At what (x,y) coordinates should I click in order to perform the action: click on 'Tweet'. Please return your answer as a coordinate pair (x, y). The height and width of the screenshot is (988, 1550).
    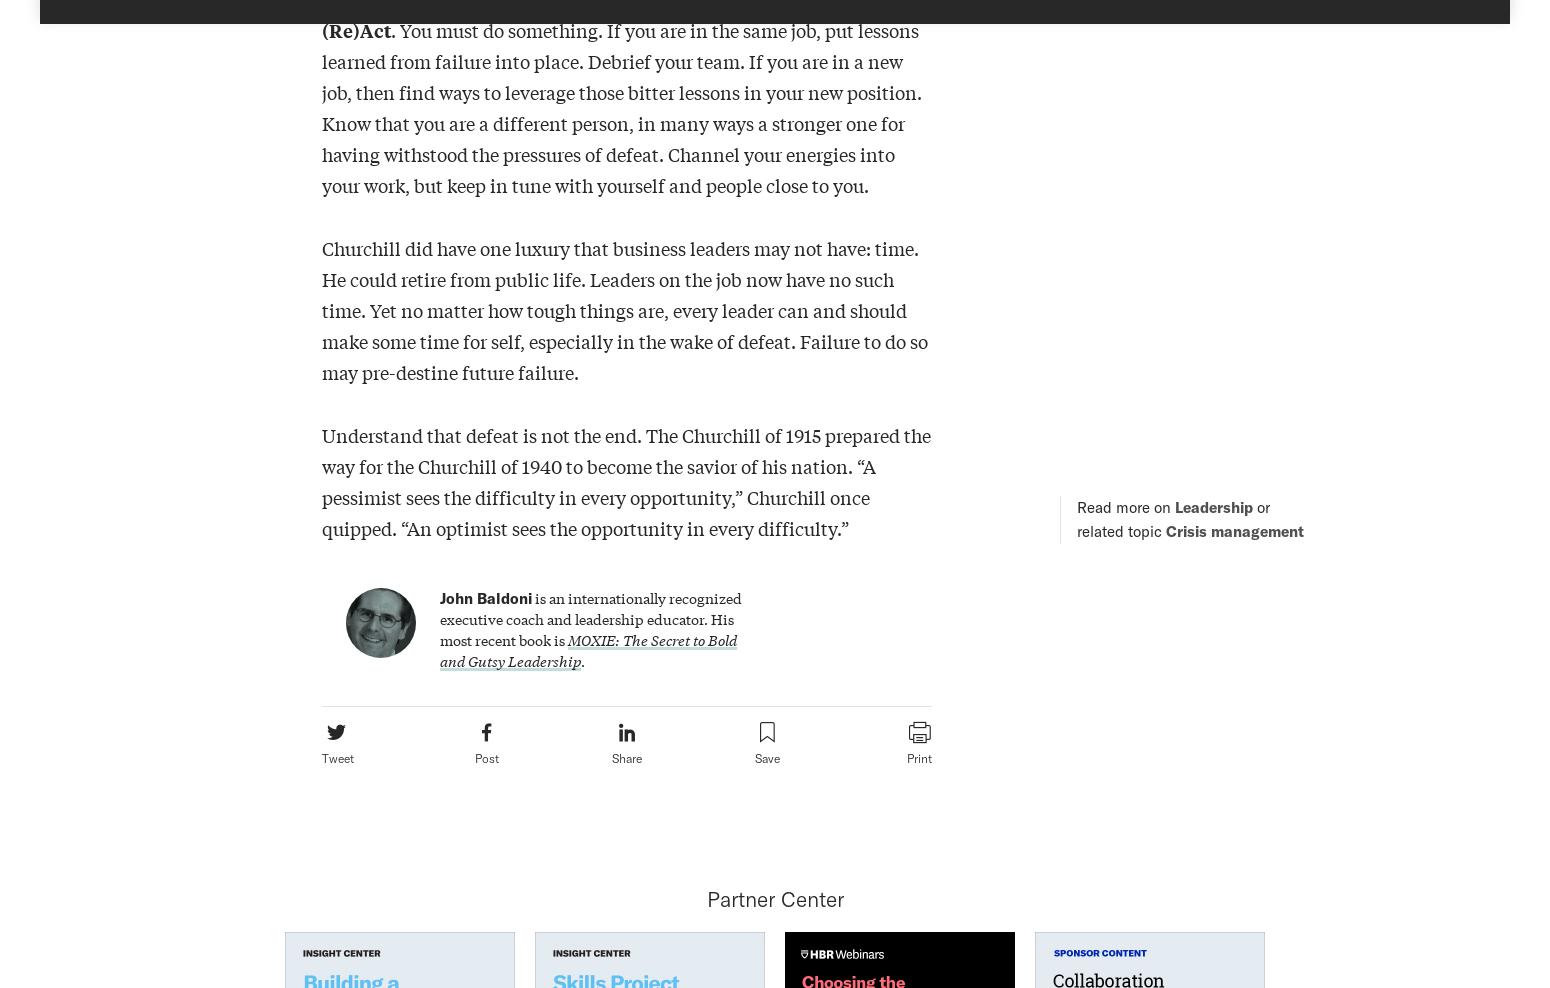
    Looking at the image, I should click on (337, 757).